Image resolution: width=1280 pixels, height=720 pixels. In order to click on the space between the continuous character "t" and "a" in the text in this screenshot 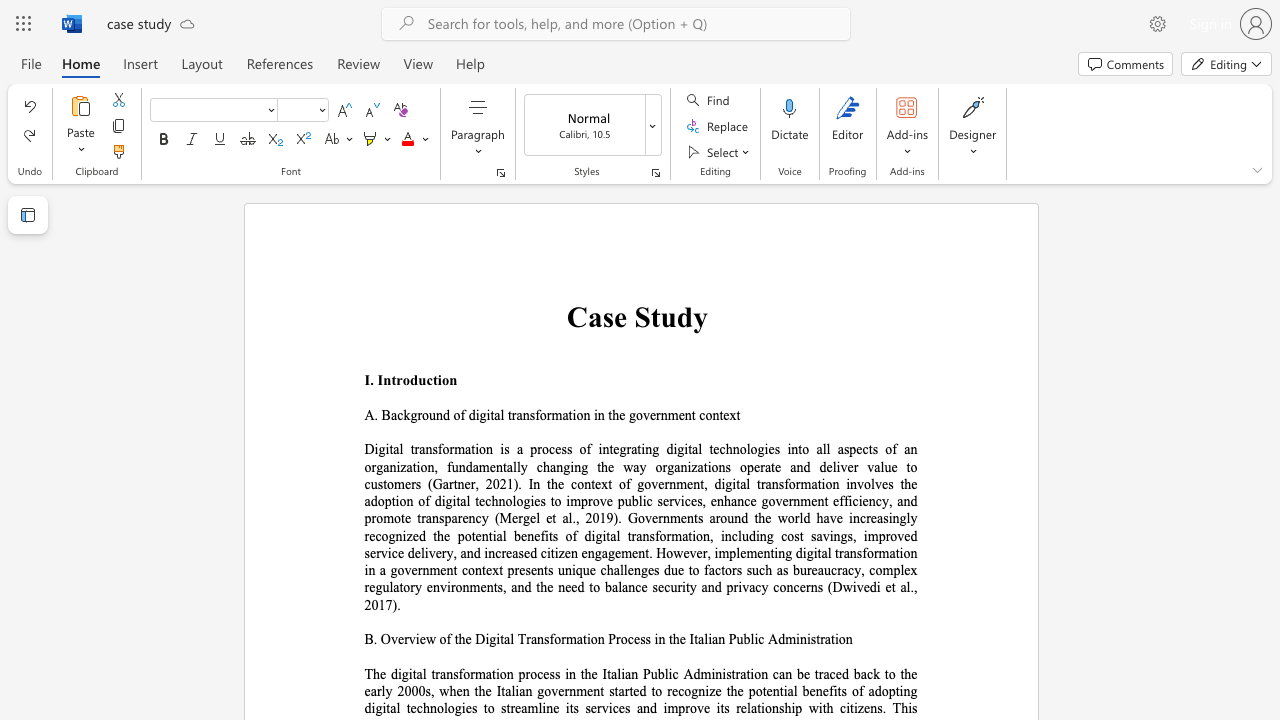, I will do `click(494, 414)`.